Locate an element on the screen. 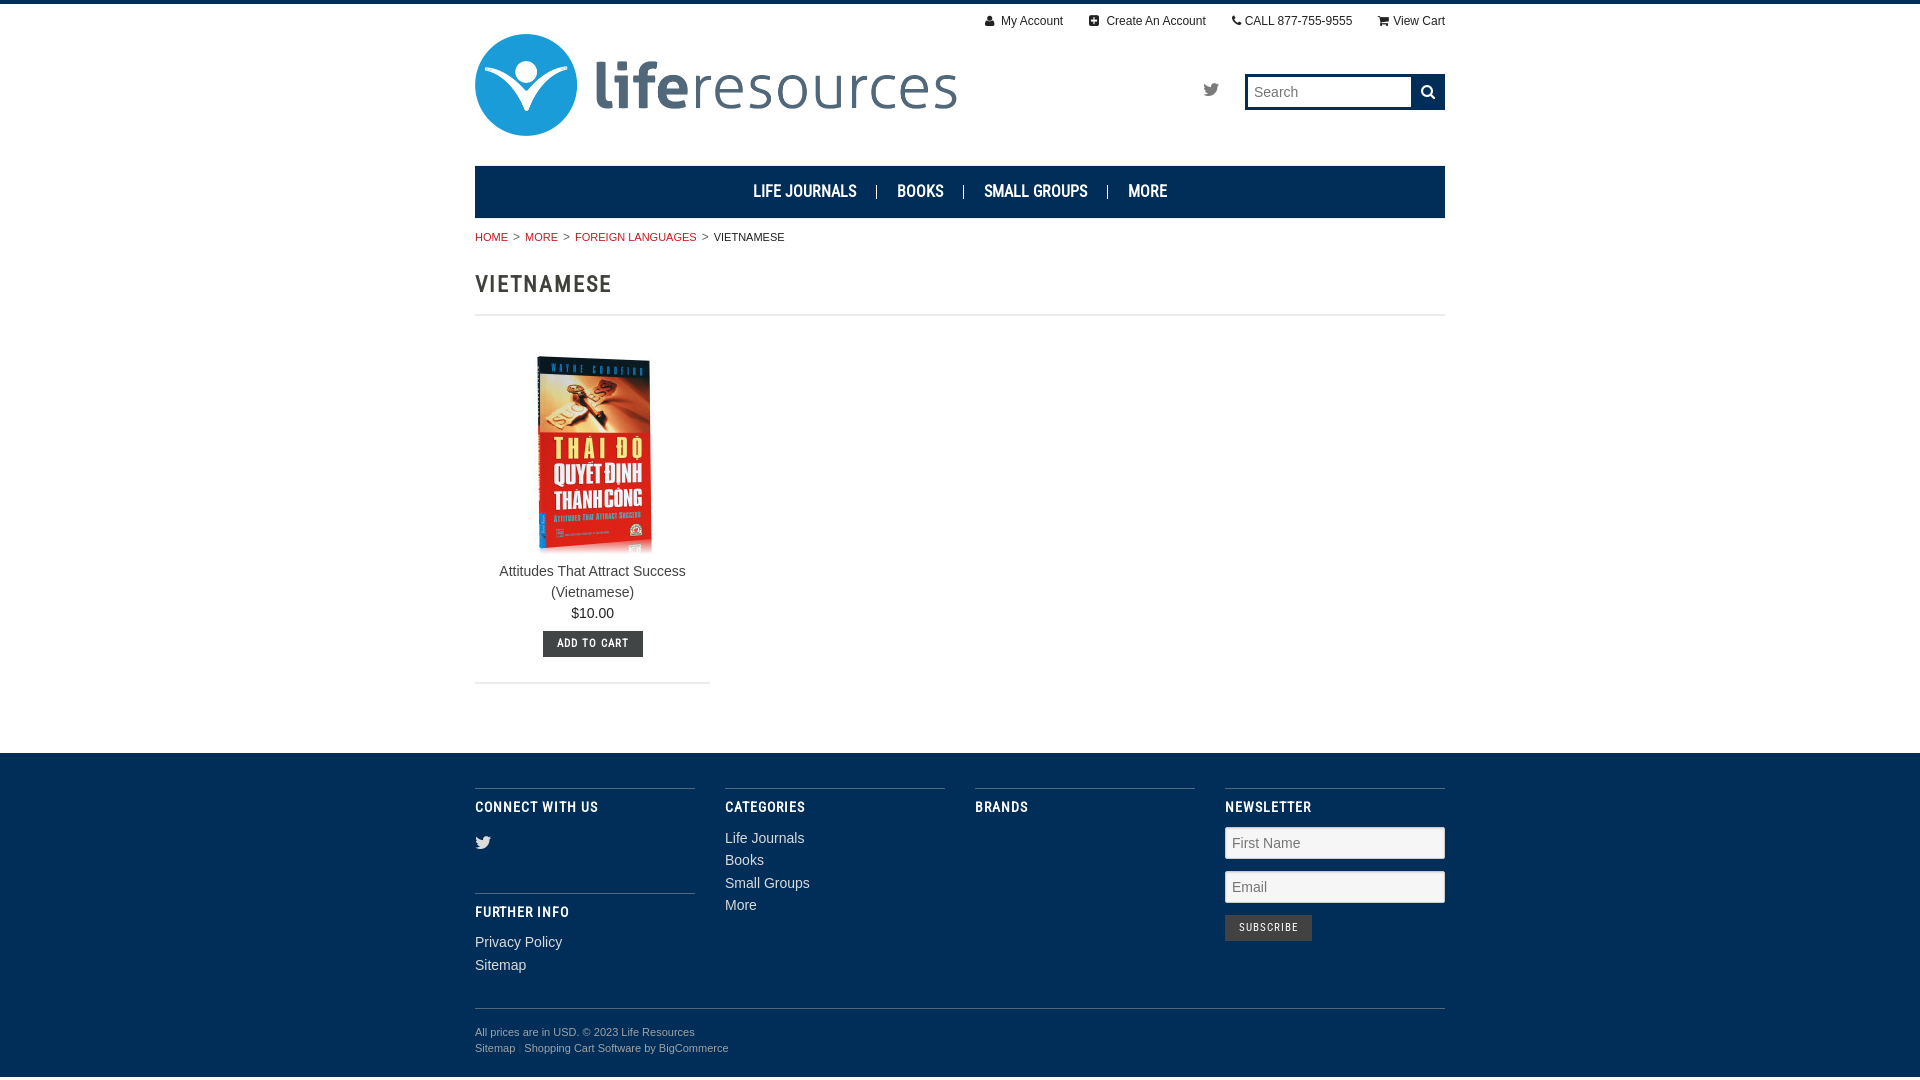 Image resolution: width=1920 pixels, height=1080 pixels. 'LIFE JOURNALS' is located at coordinates (805, 192).